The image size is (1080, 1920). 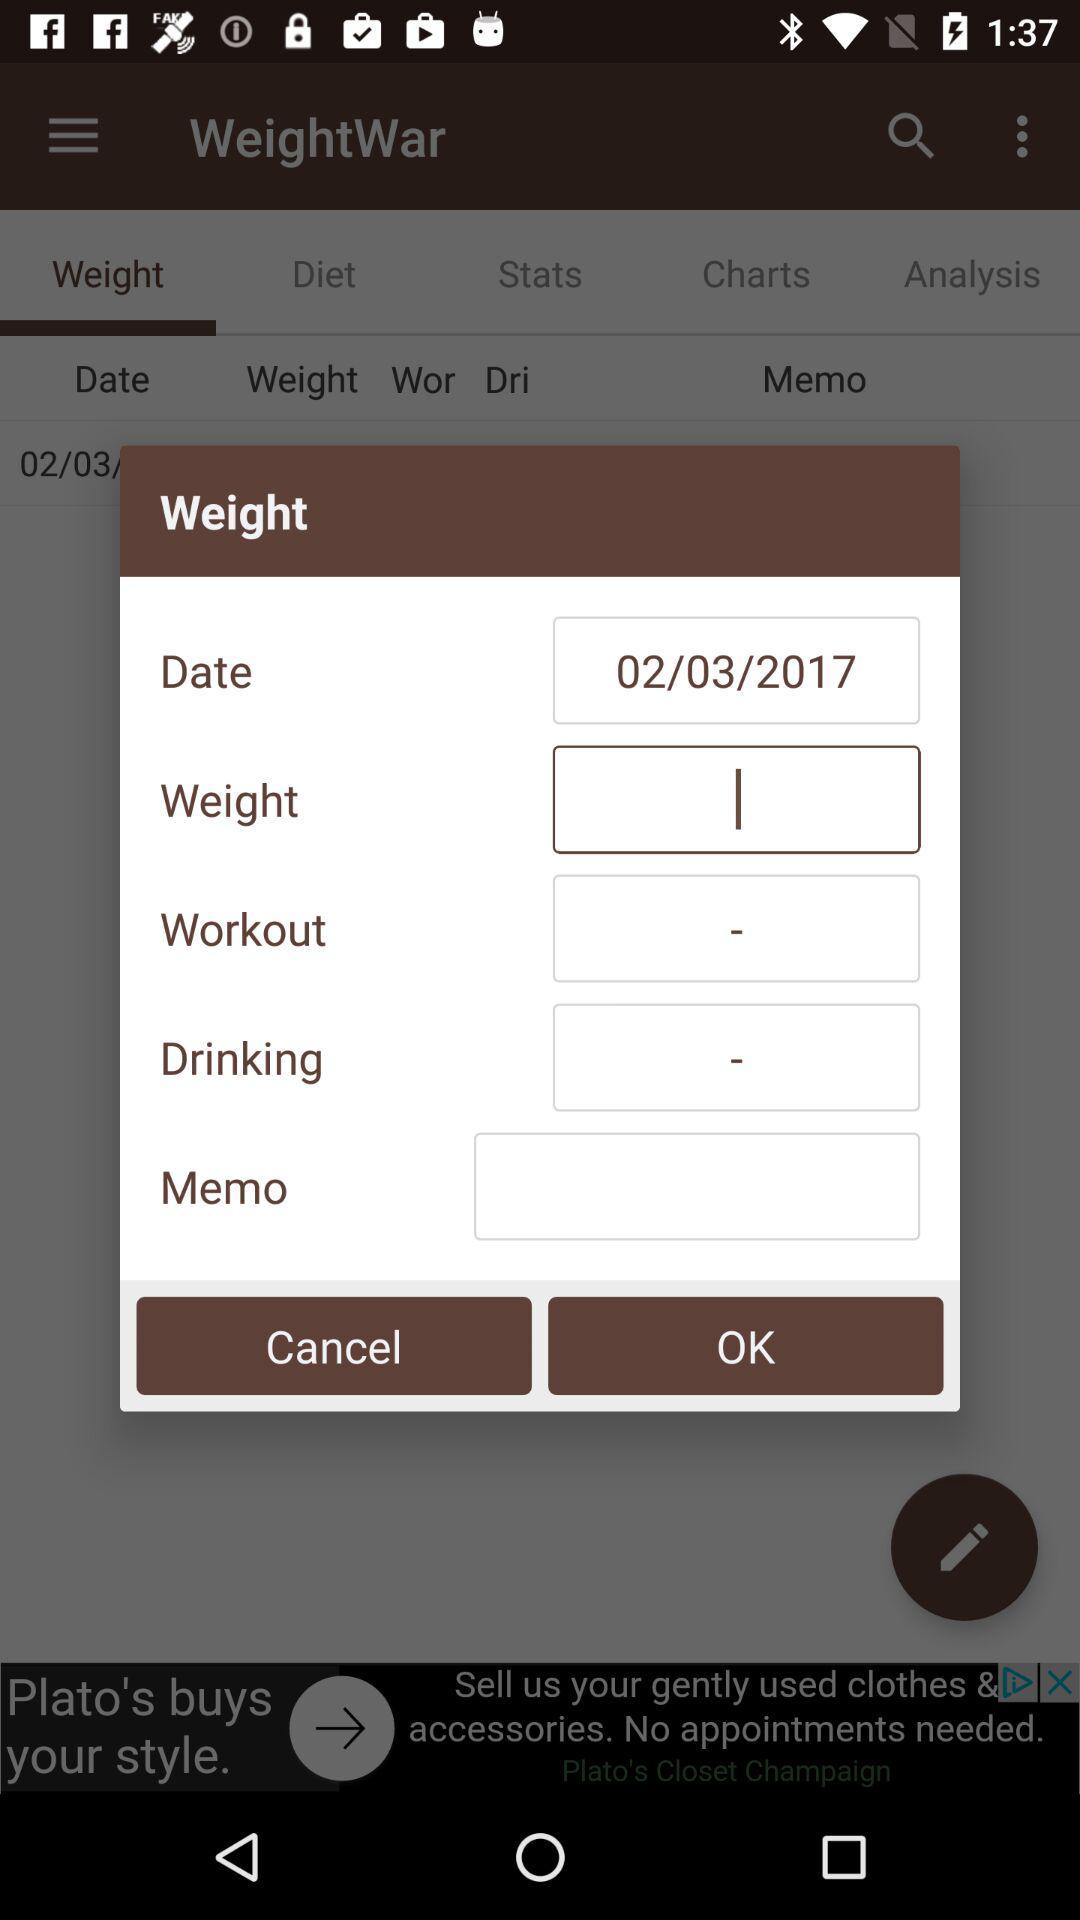 I want to click on icon next to weight, so click(x=736, y=798).